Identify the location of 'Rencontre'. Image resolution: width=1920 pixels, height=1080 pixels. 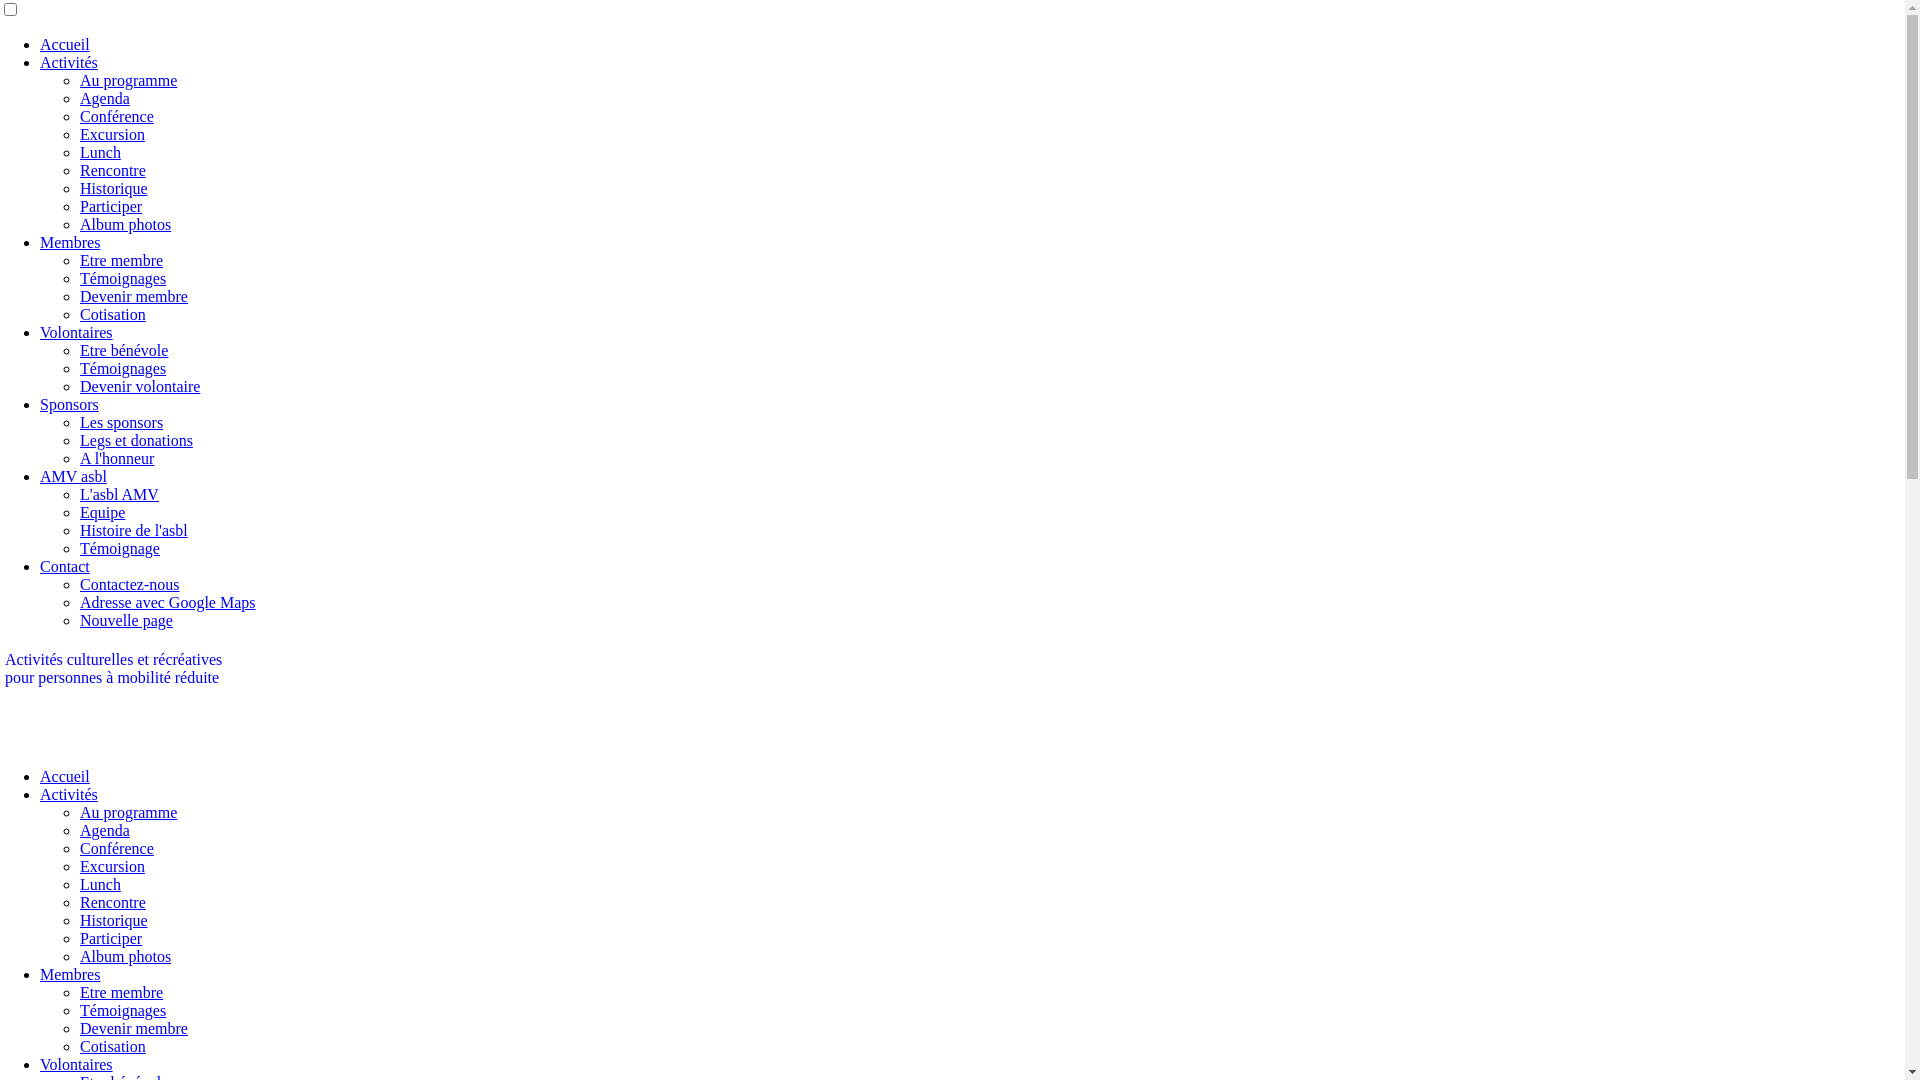
(80, 169).